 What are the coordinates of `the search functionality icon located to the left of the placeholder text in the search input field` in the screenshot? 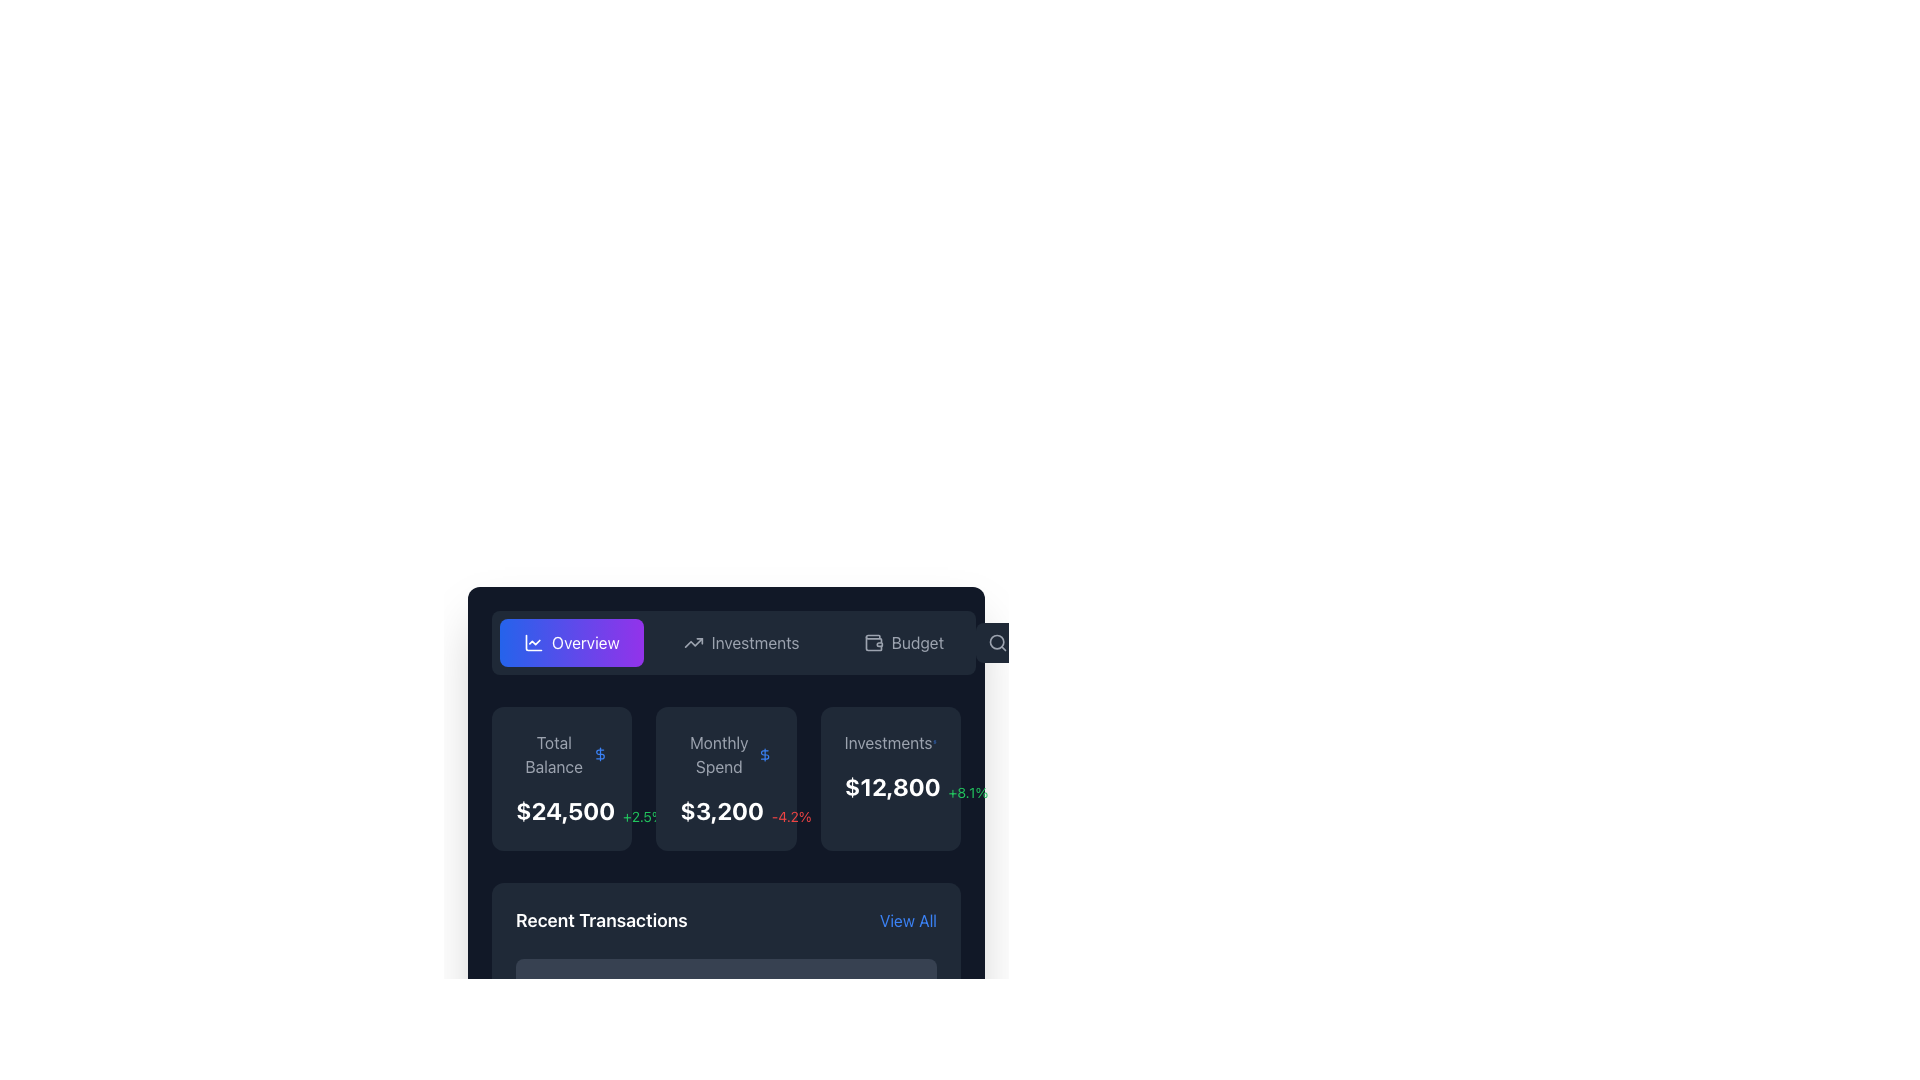 It's located at (998, 643).